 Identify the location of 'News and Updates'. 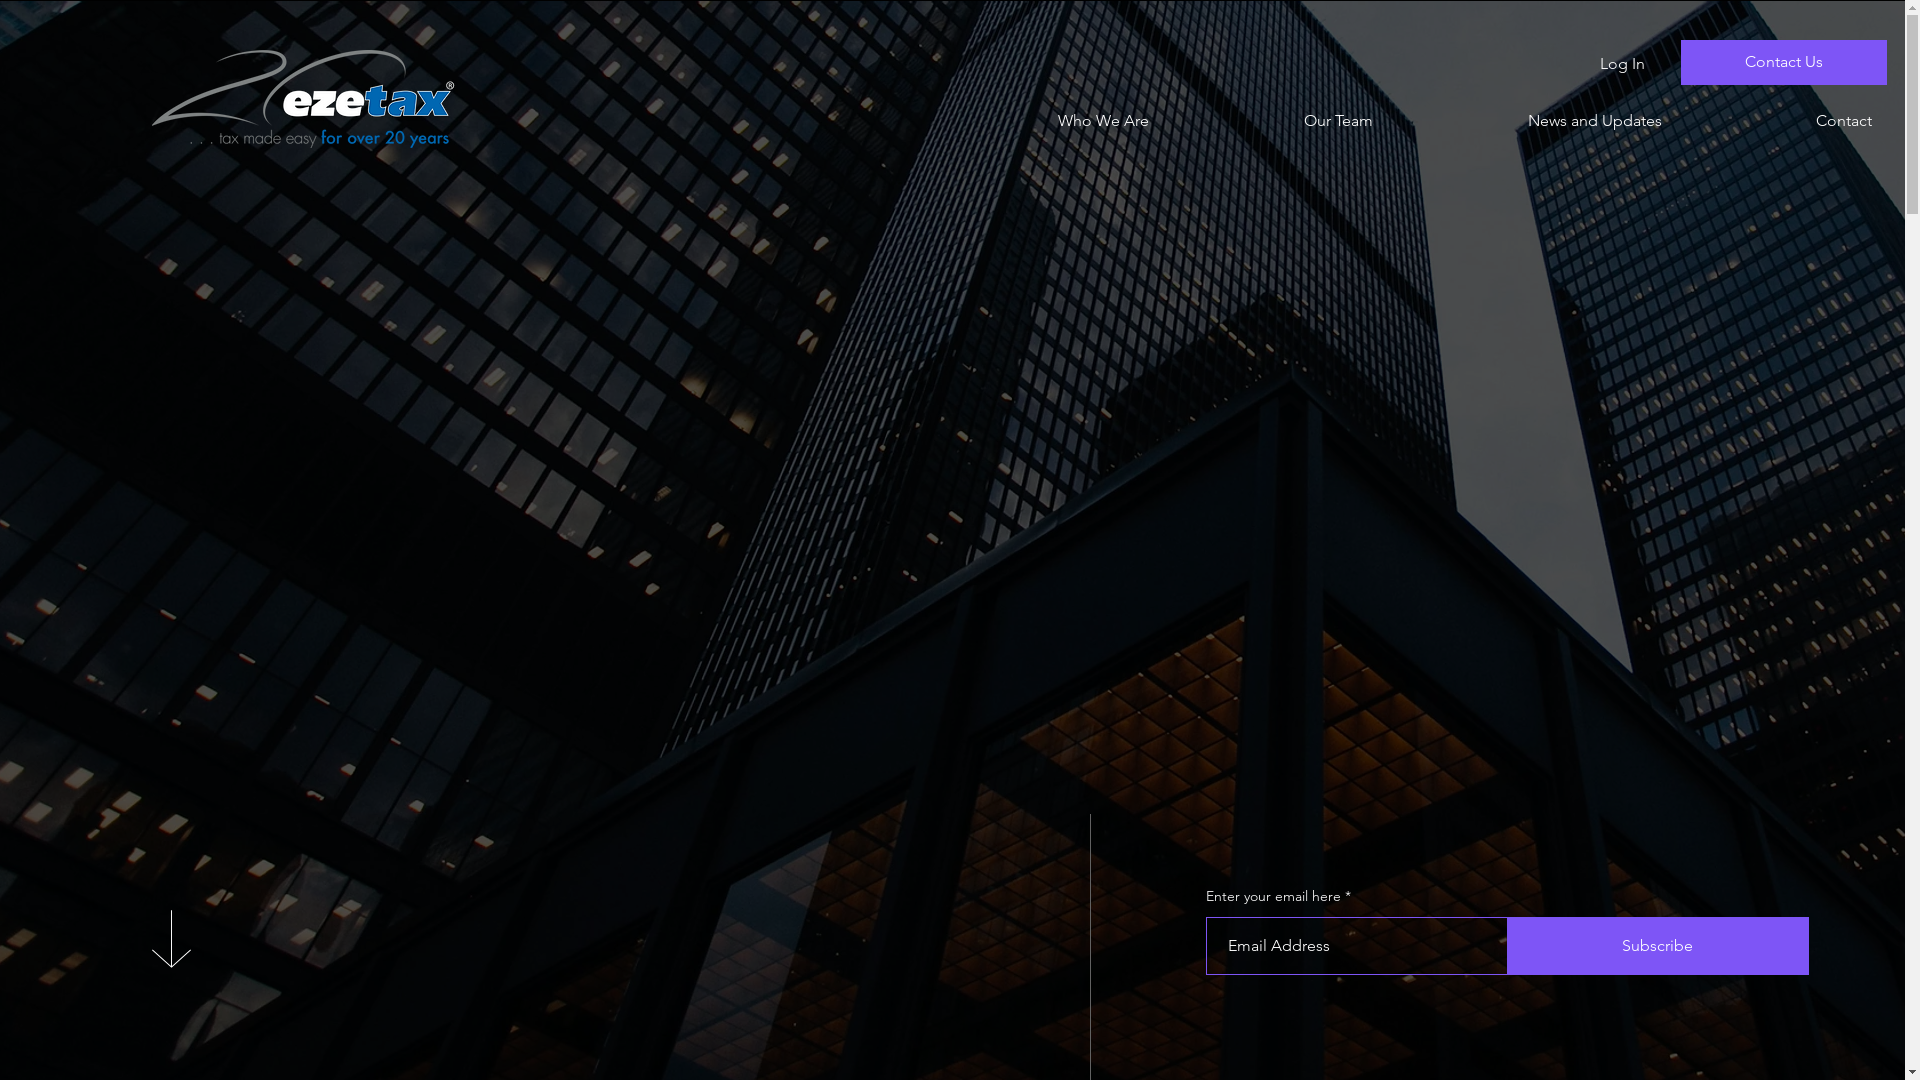
(1531, 120).